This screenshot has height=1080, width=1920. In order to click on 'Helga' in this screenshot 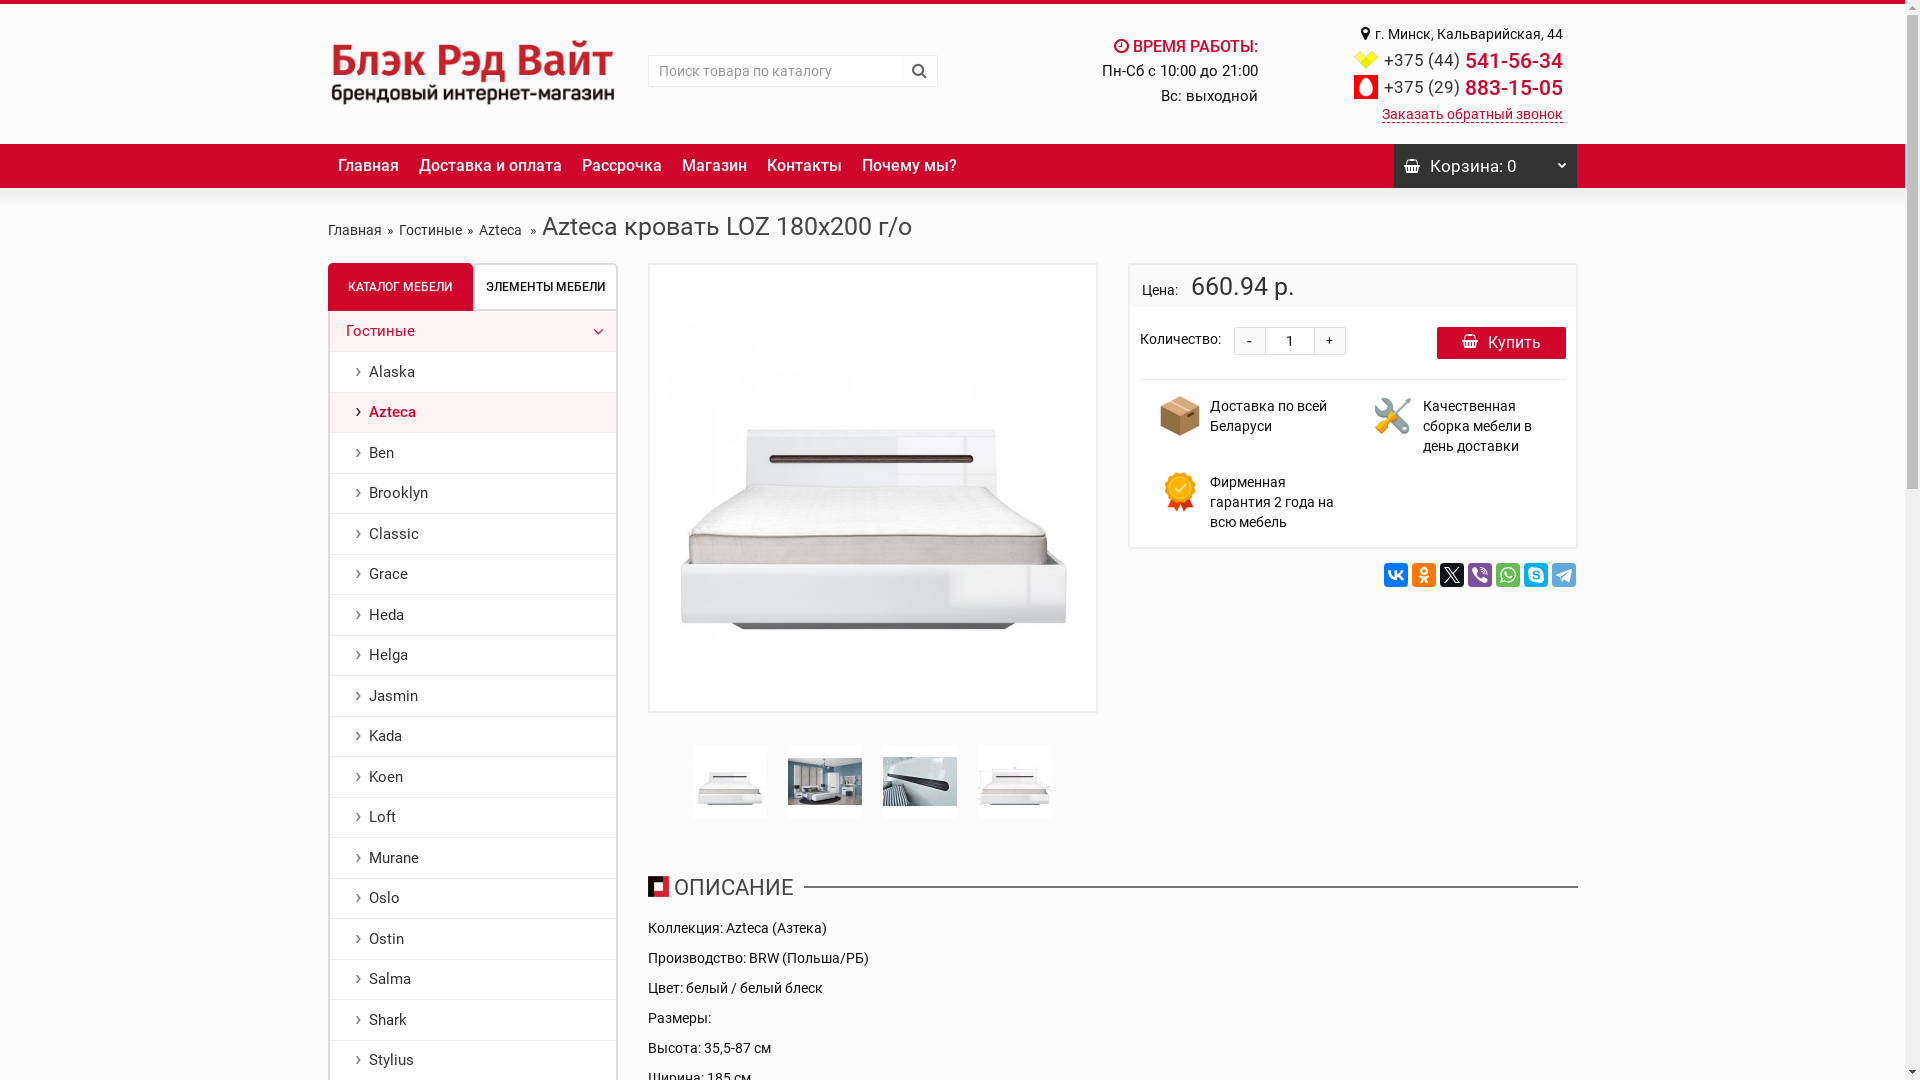, I will do `click(472, 655)`.